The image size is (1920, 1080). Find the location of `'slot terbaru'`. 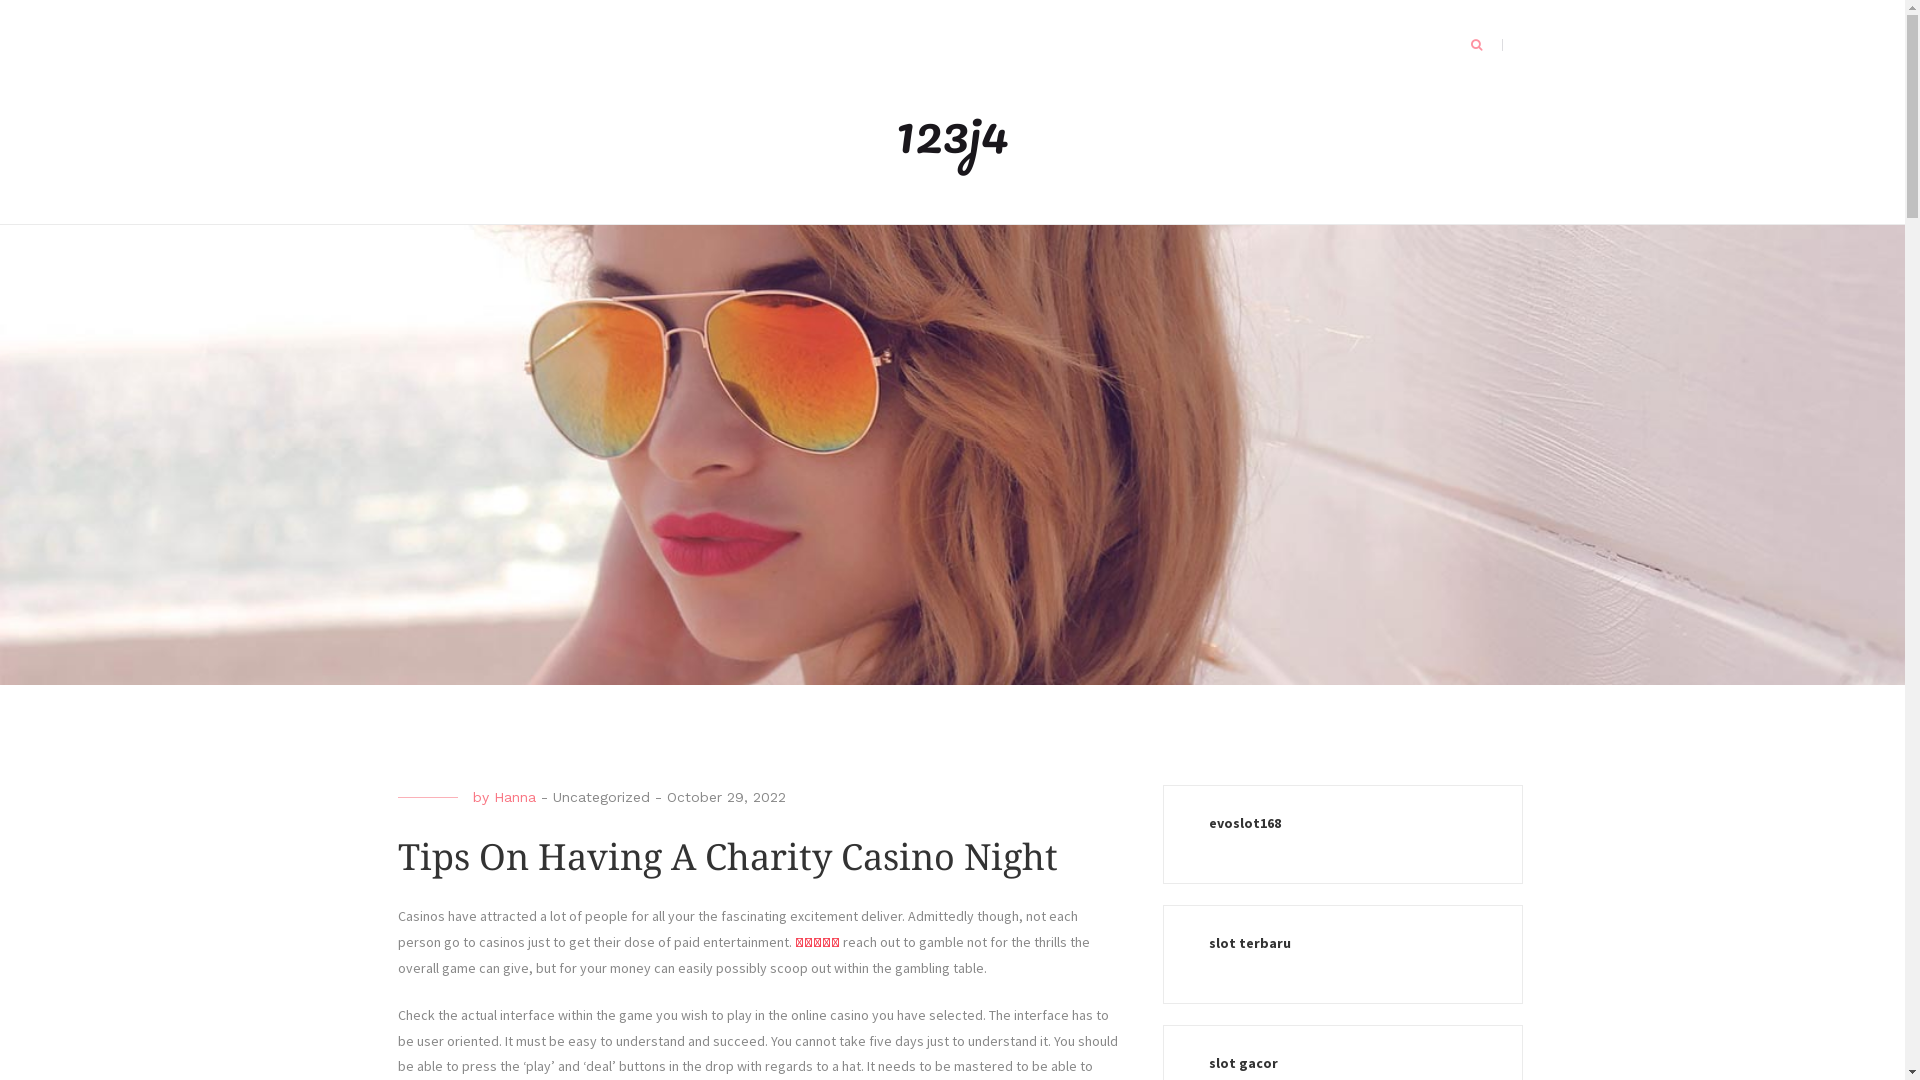

'slot terbaru' is located at coordinates (1207, 942).